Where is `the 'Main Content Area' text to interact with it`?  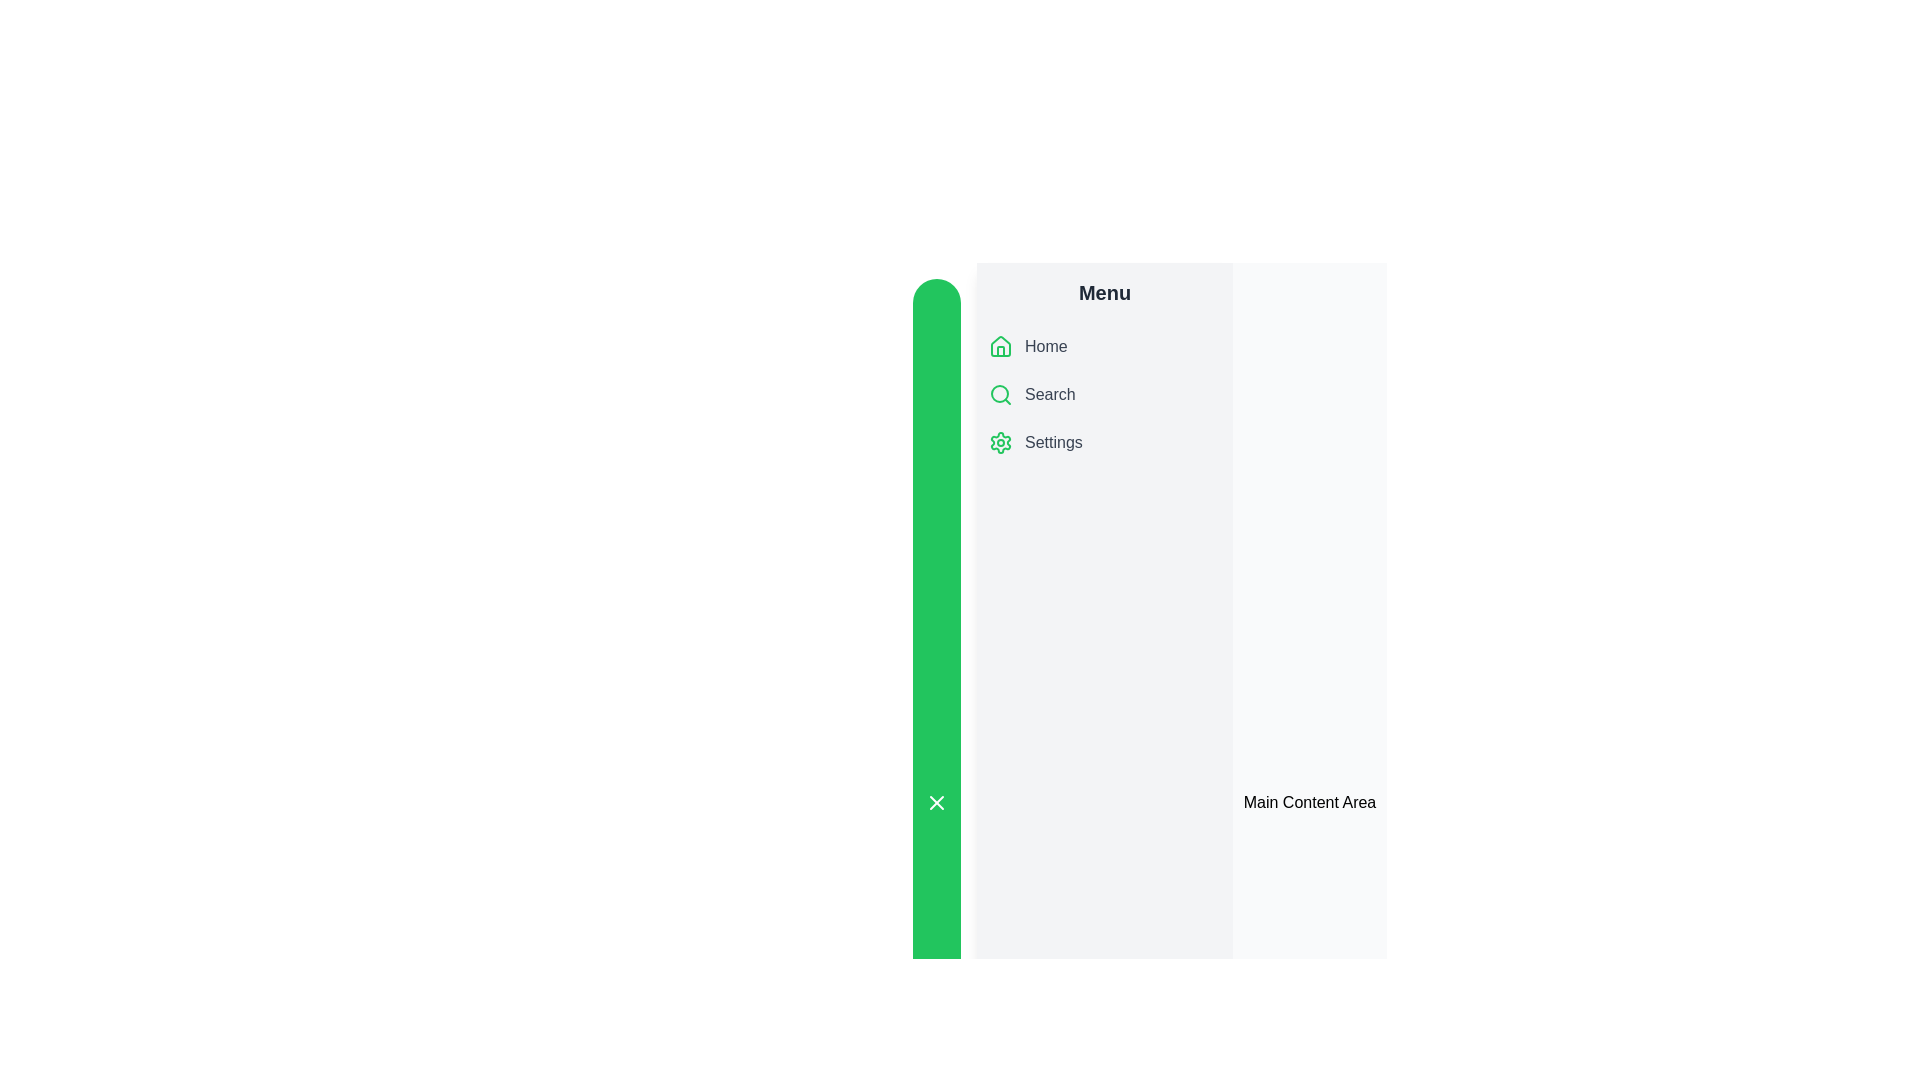
the 'Main Content Area' text to interact with it is located at coordinates (1310, 801).